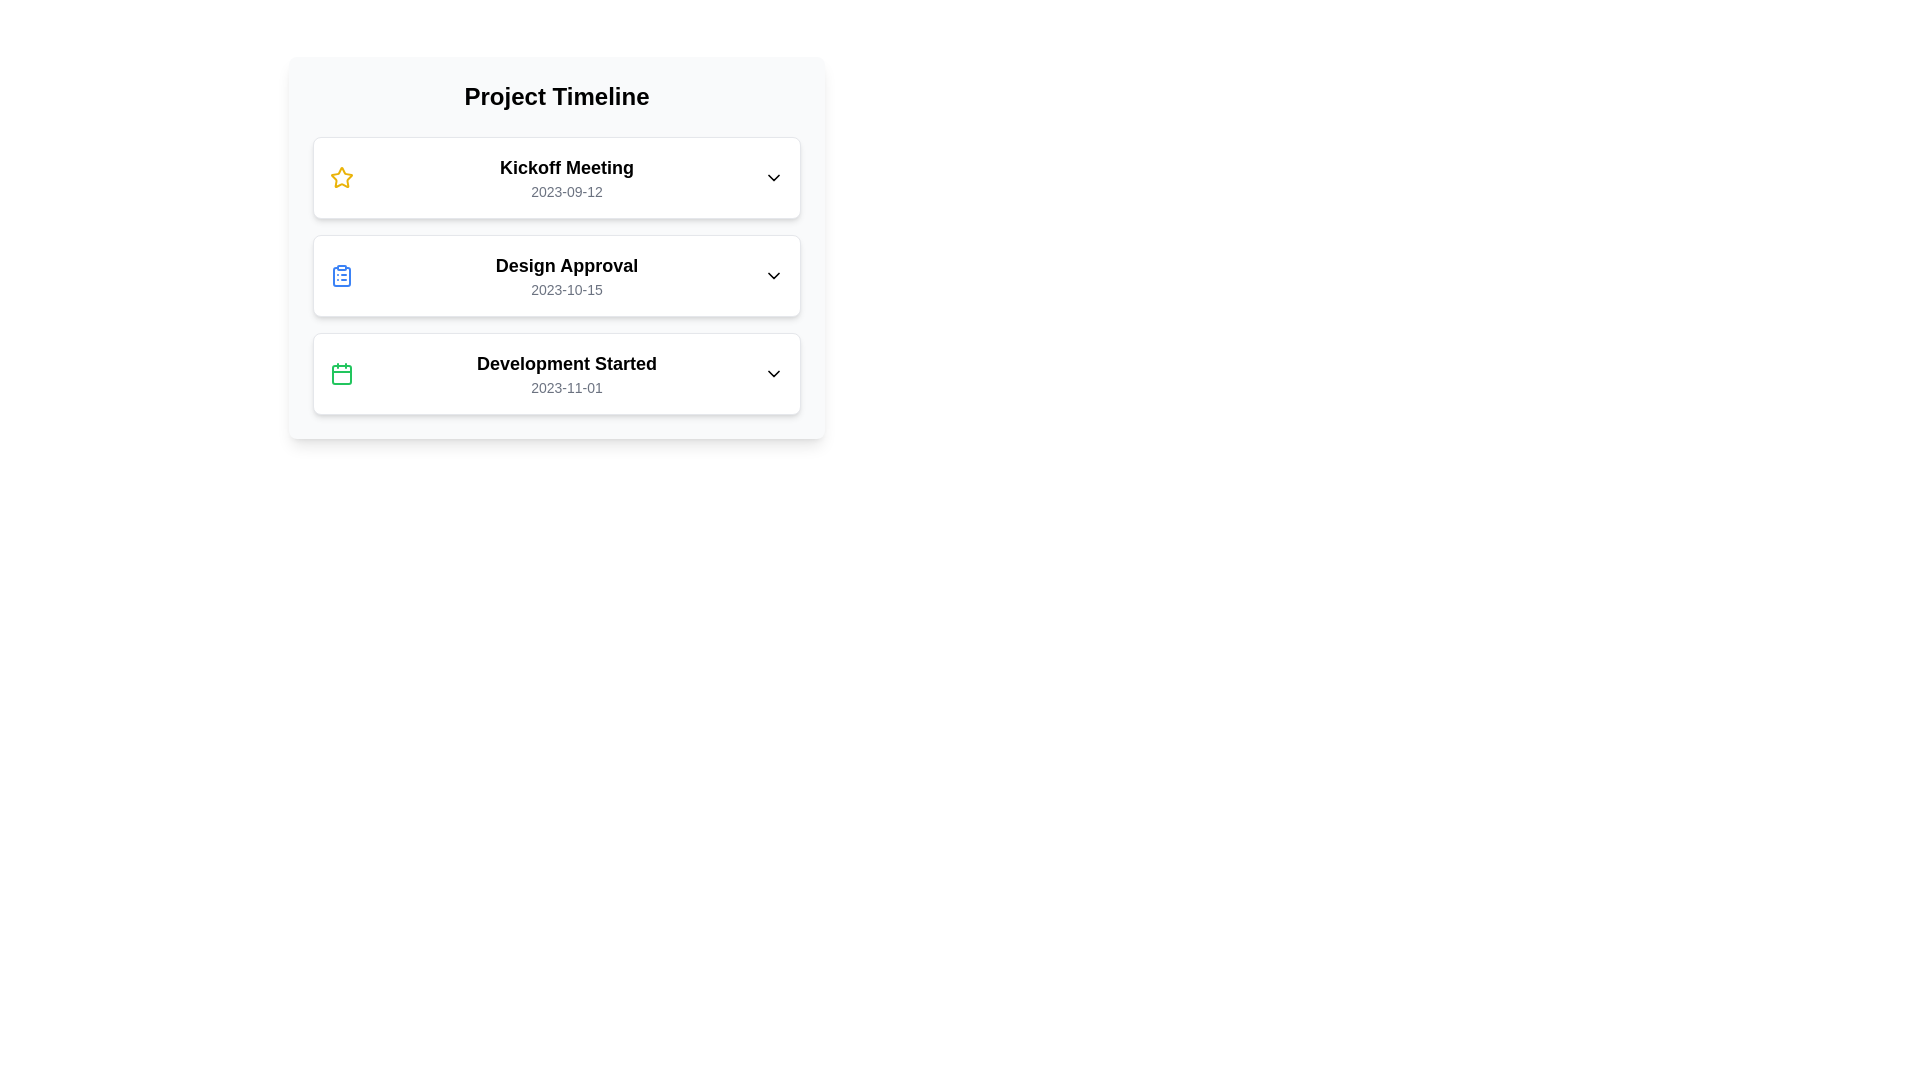 The width and height of the screenshot is (1920, 1080). Describe the element at coordinates (565, 374) in the screenshot. I see `the Timeline entry that displays 'Development Started' in bold with the date '2023-11-01' below it, which is the third item in the vertical timeline layout` at that location.